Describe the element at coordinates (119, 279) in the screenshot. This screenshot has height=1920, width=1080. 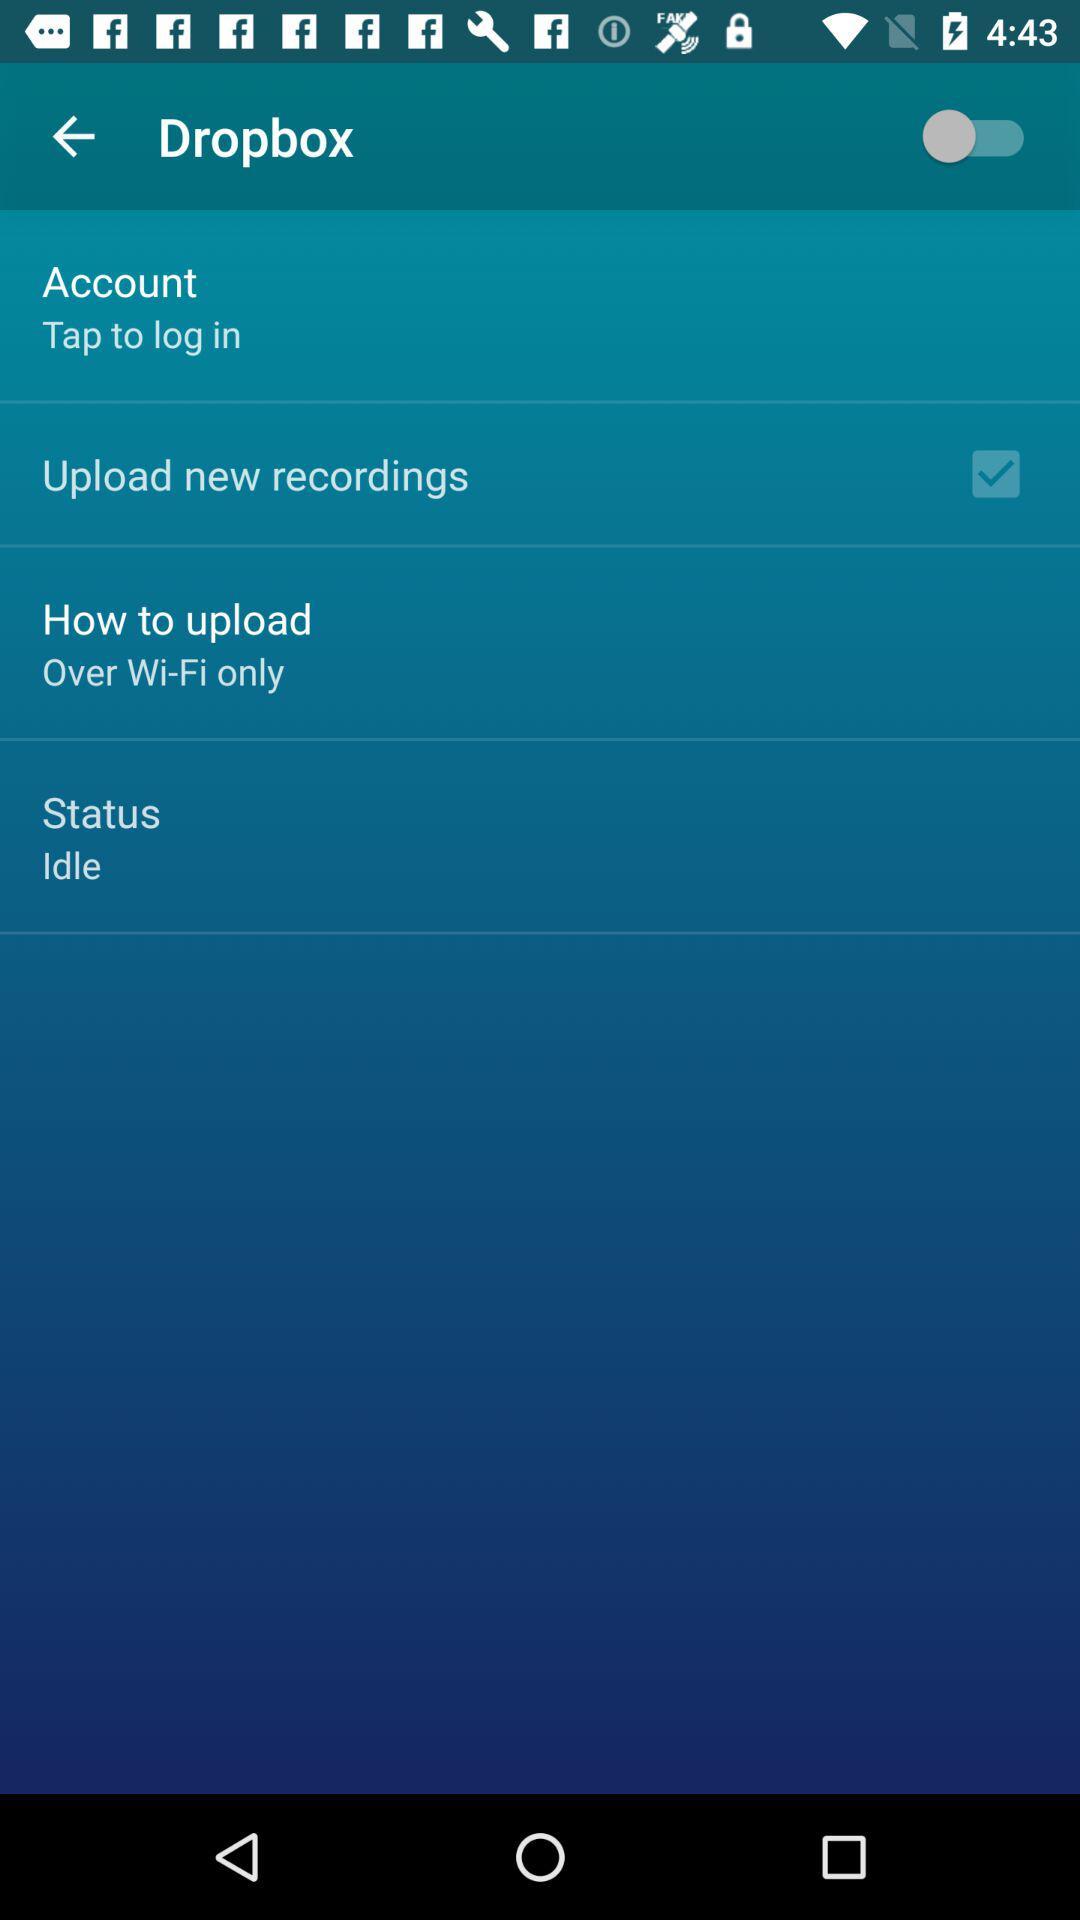
I see `account item` at that location.